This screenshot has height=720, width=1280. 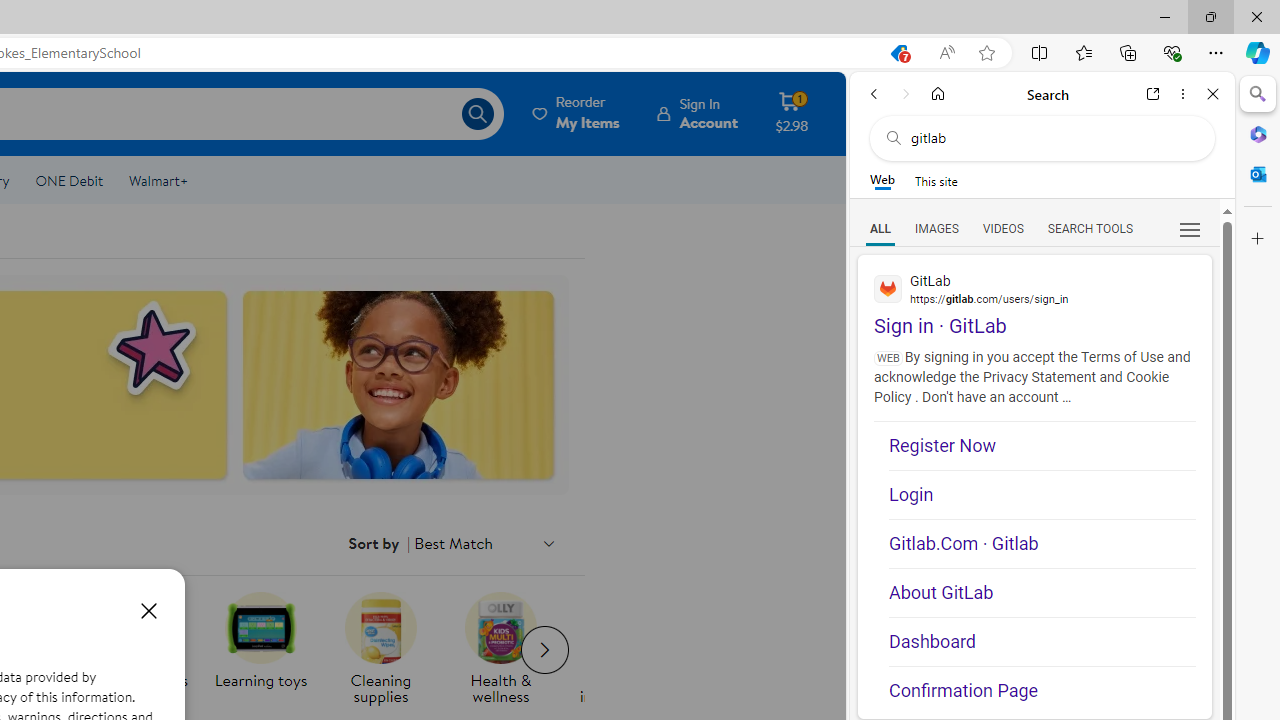 What do you see at coordinates (1002, 227) in the screenshot?
I see `'Search Filter, VIDEOS'` at bounding box center [1002, 227].